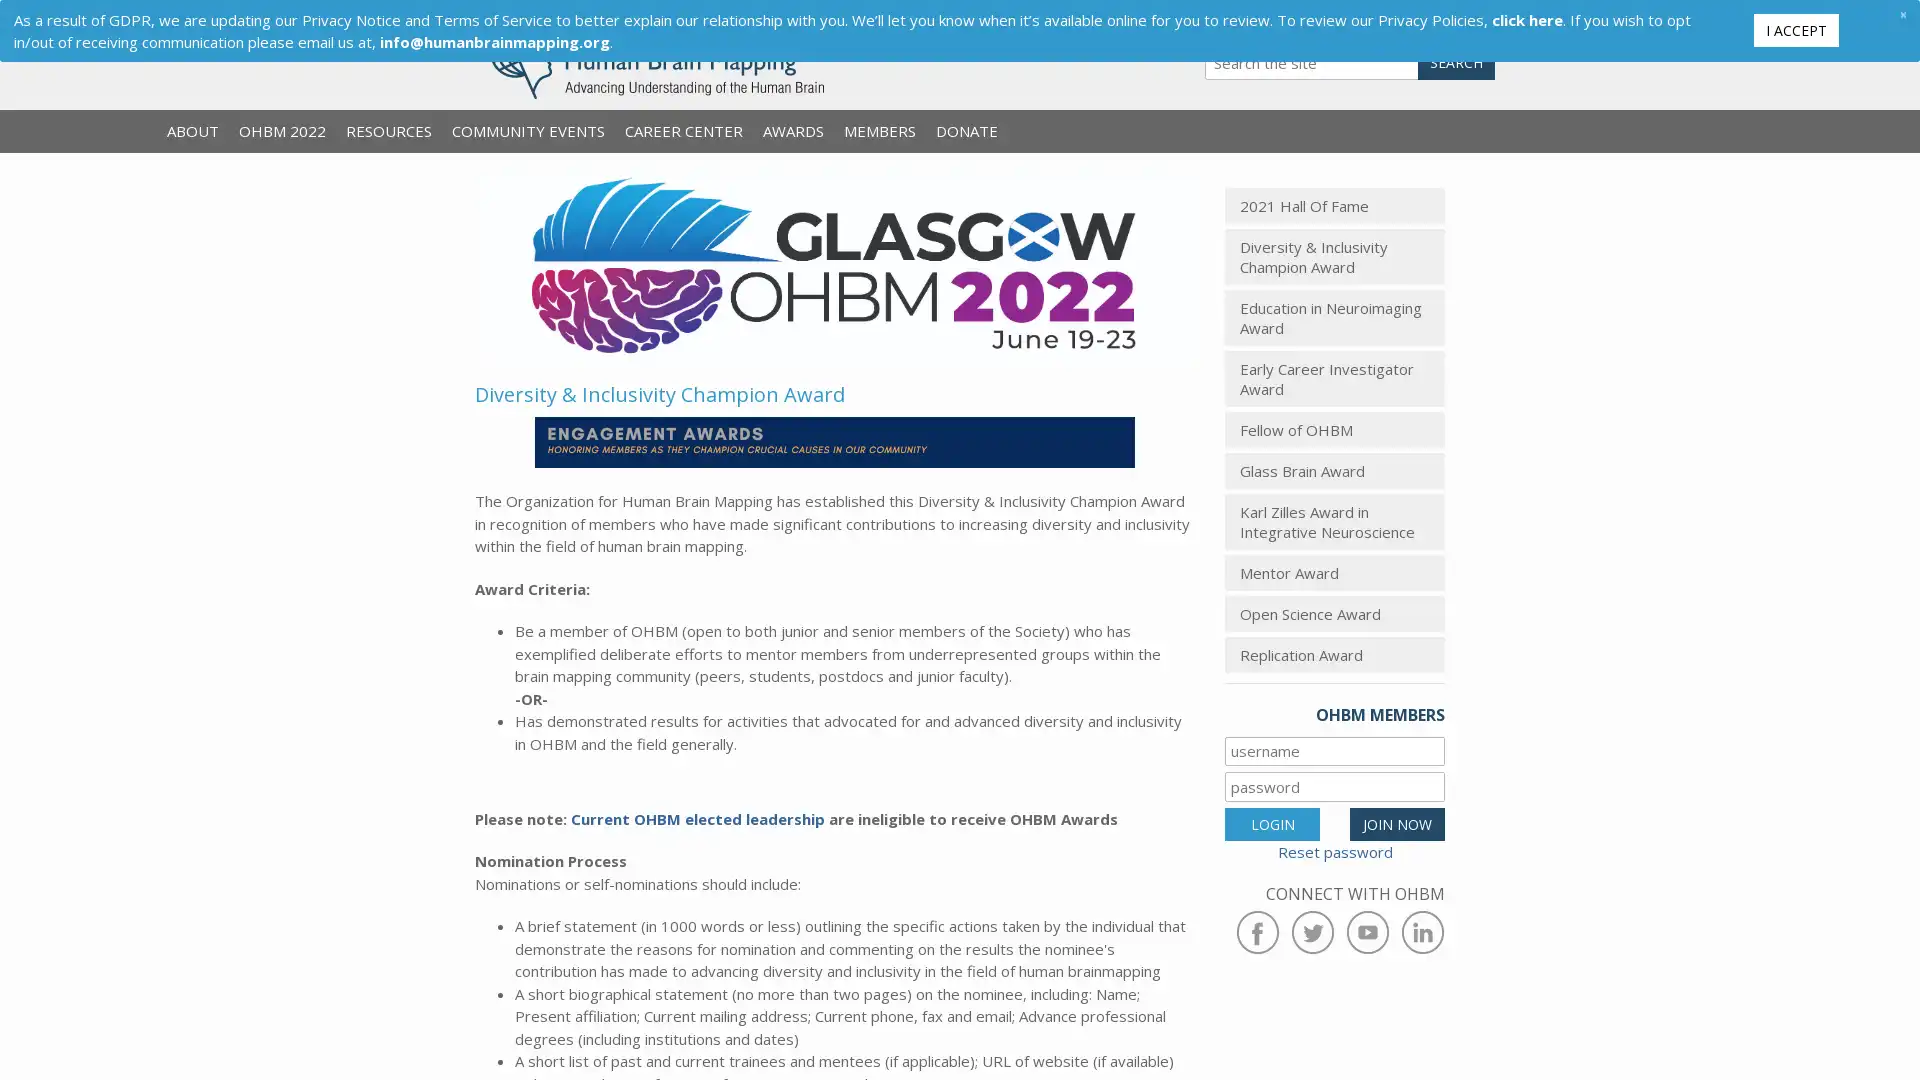  Describe the element at coordinates (1901, 14) in the screenshot. I see `Close` at that location.